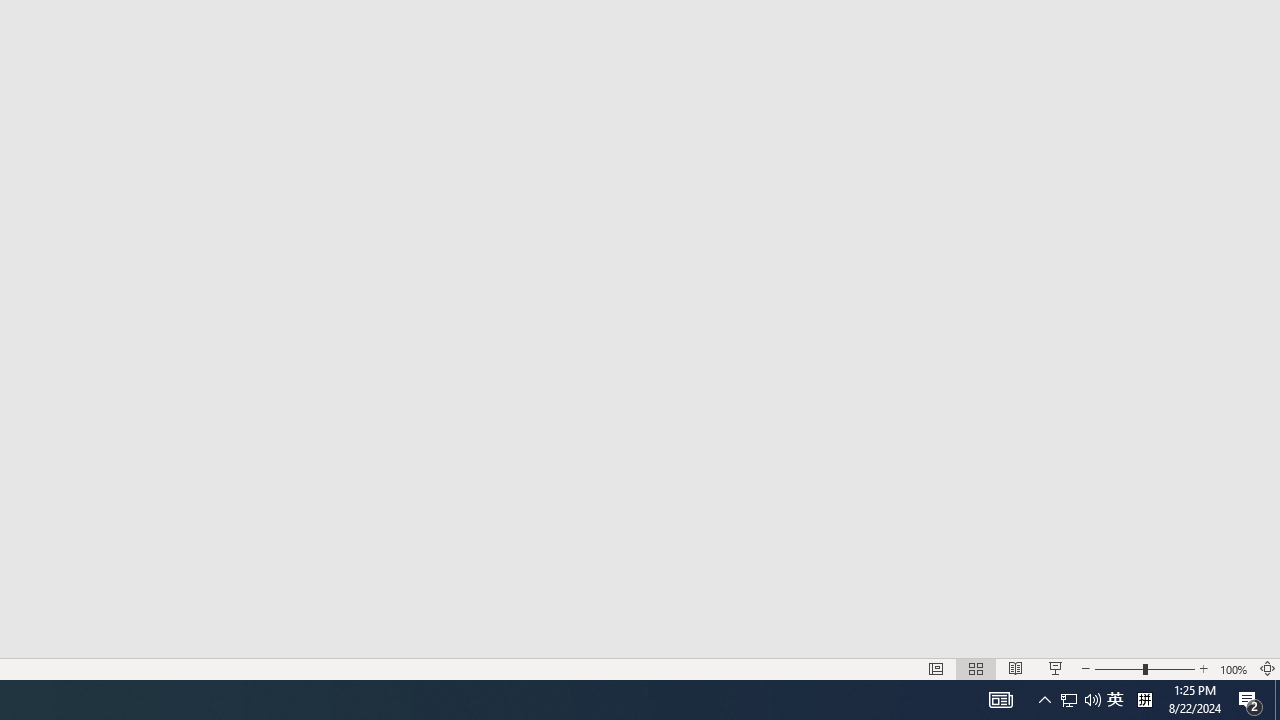 The image size is (1280, 720). I want to click on 'Slide Sorter', so click(976, 669).